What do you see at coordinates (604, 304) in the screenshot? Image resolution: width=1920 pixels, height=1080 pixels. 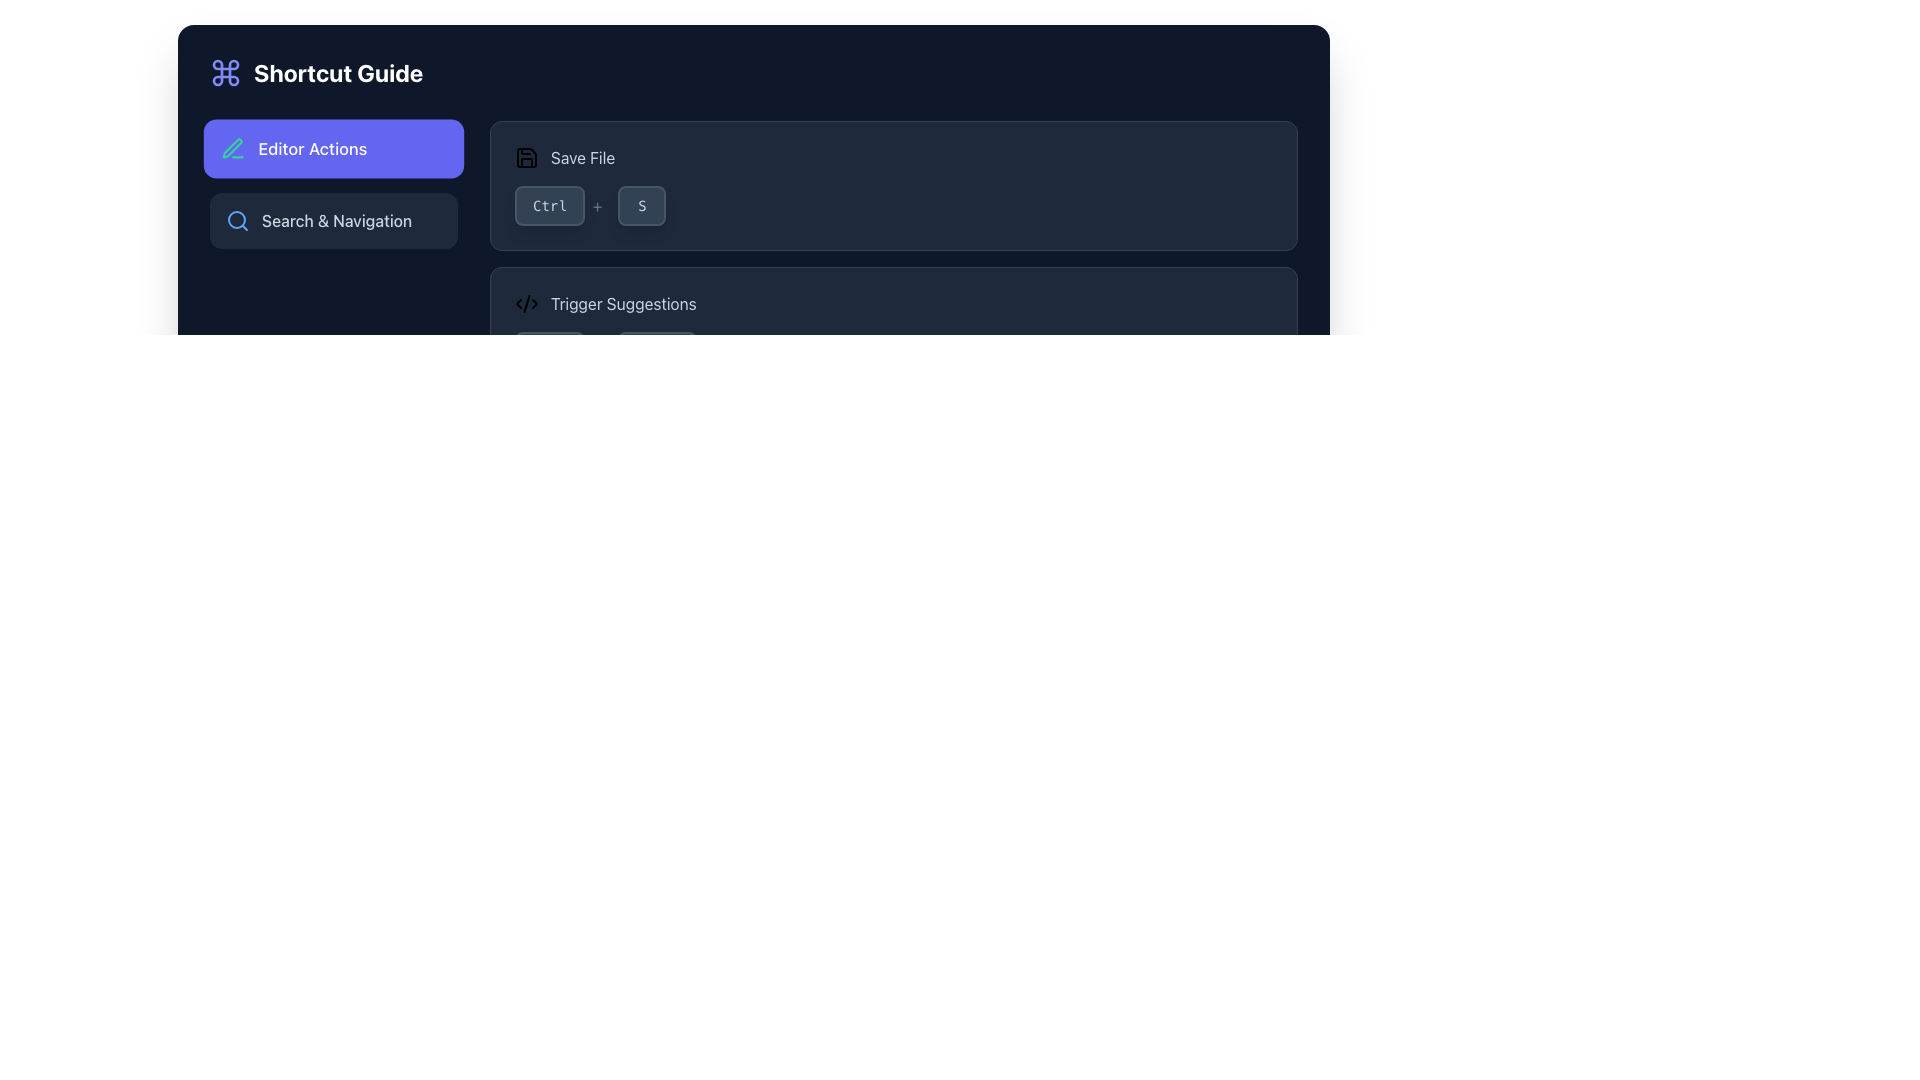 I see `the Label with an icon depicting a code-related symbol and the text 'Trigger Suggestions', located under the 'Shortcut Guide' header on the right side of the dark interface` at bounding box center [604, 304].